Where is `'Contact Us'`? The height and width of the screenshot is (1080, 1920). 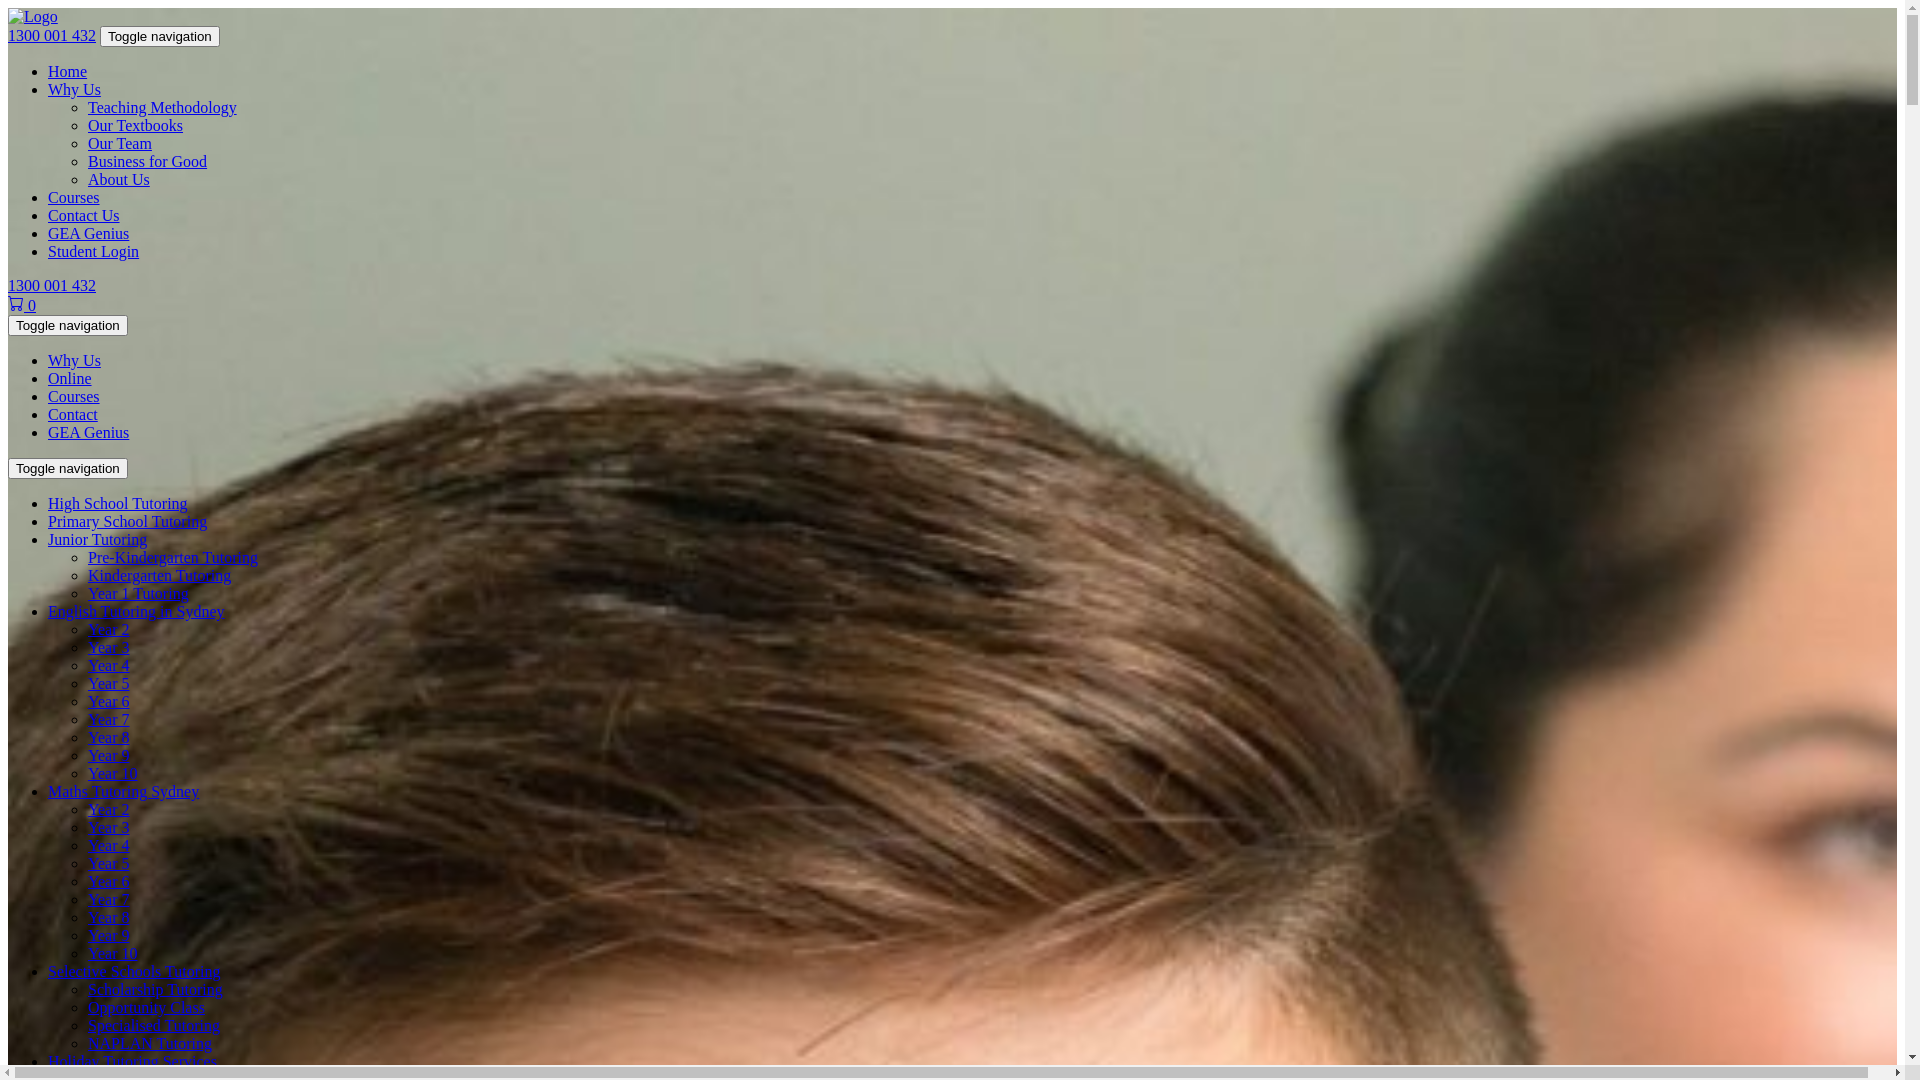 'Contact Us' is located at coordinates (48, 215).